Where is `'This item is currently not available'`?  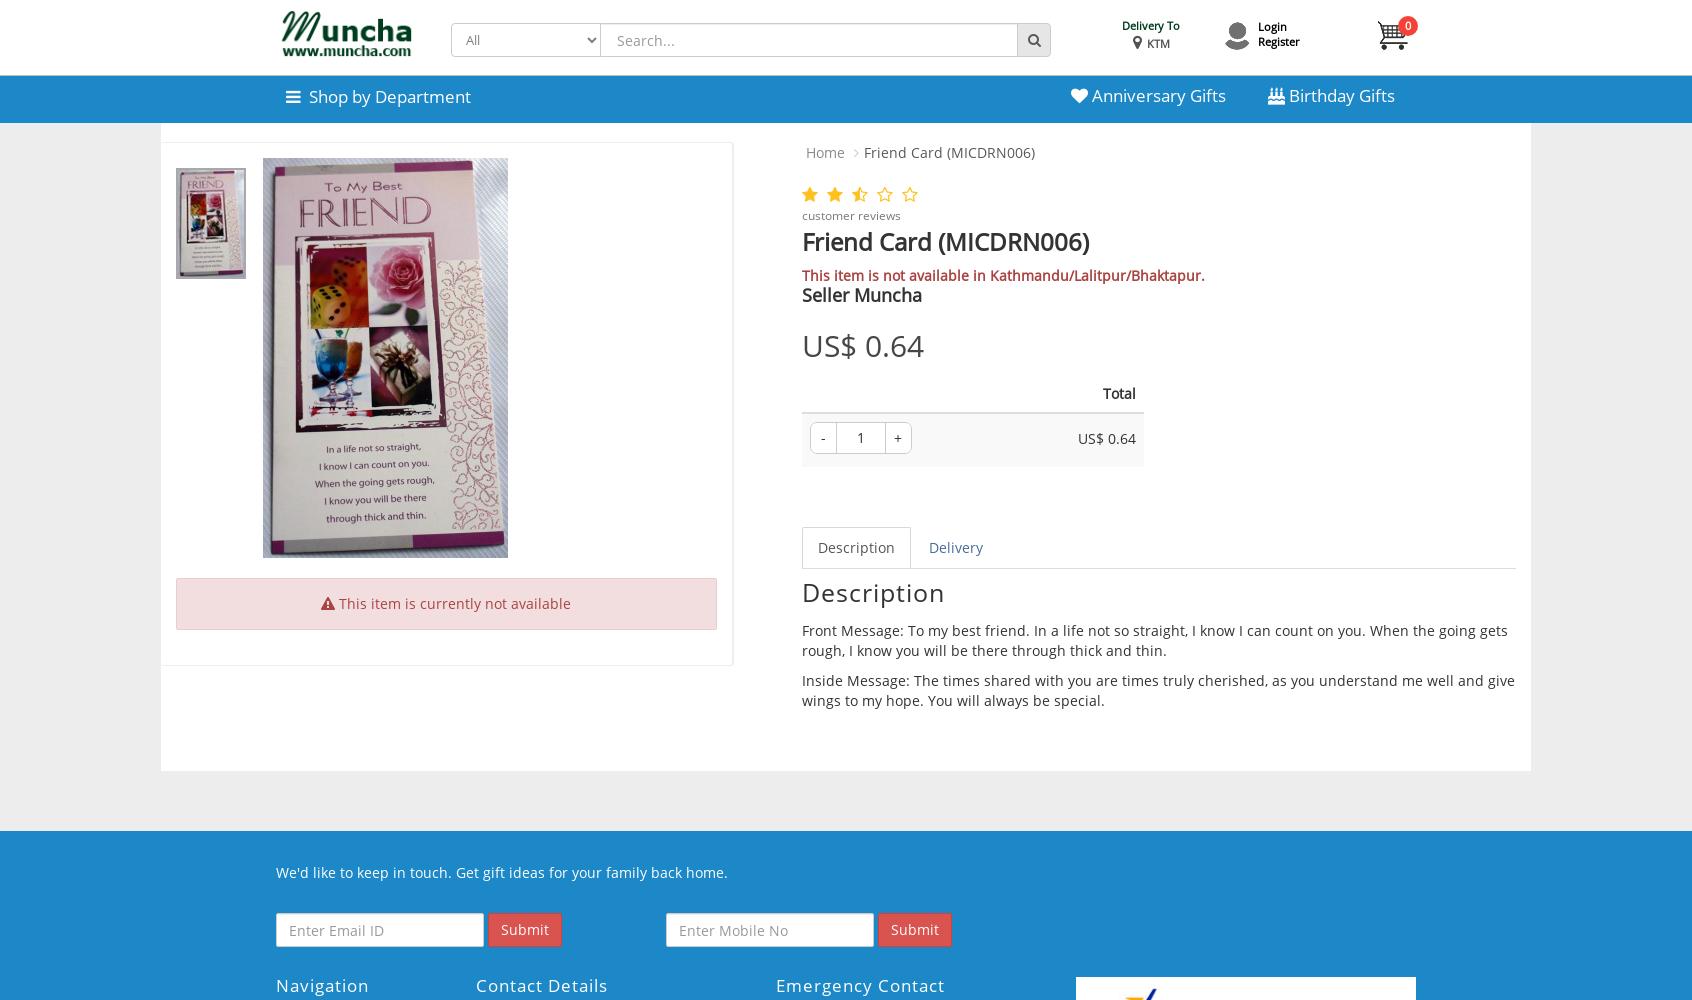 'This item is currently not available' is located at coordinates (451, 602).